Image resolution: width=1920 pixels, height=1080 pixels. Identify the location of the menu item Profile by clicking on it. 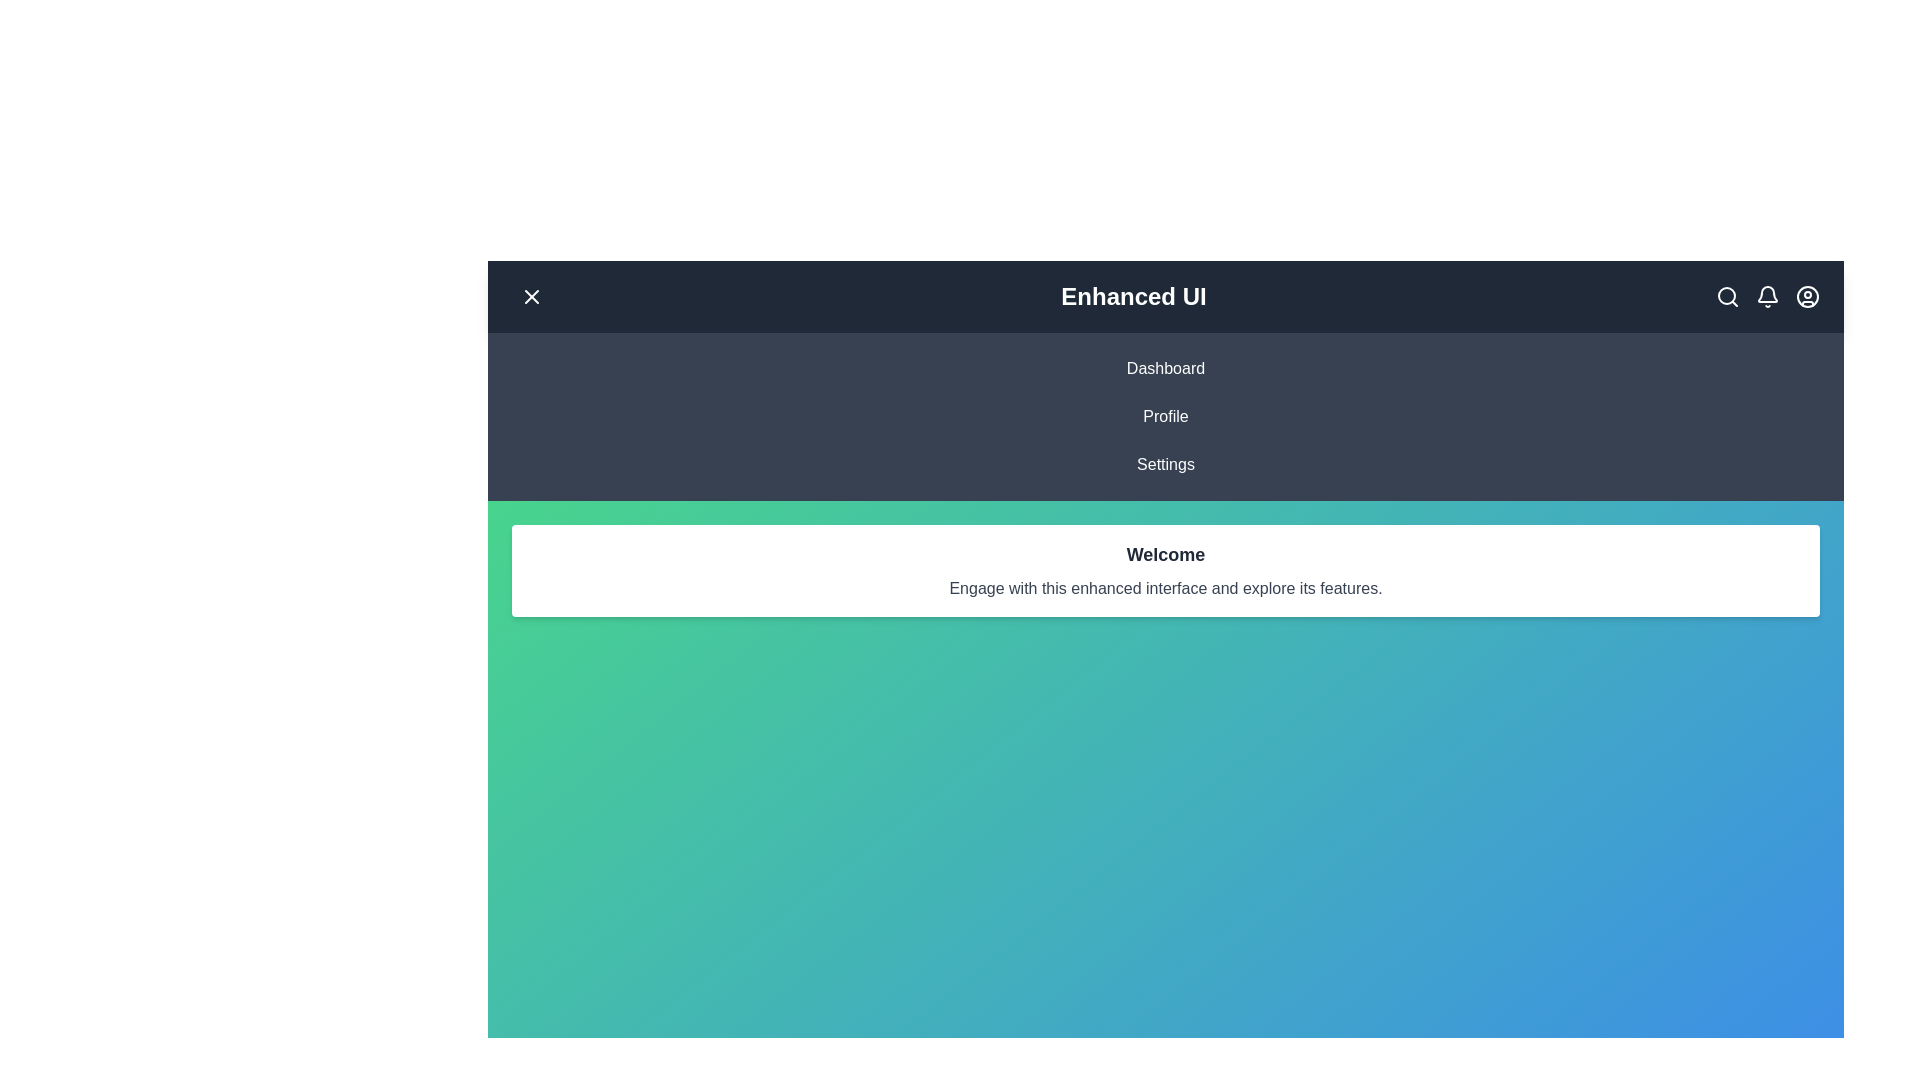
(1166, 415).